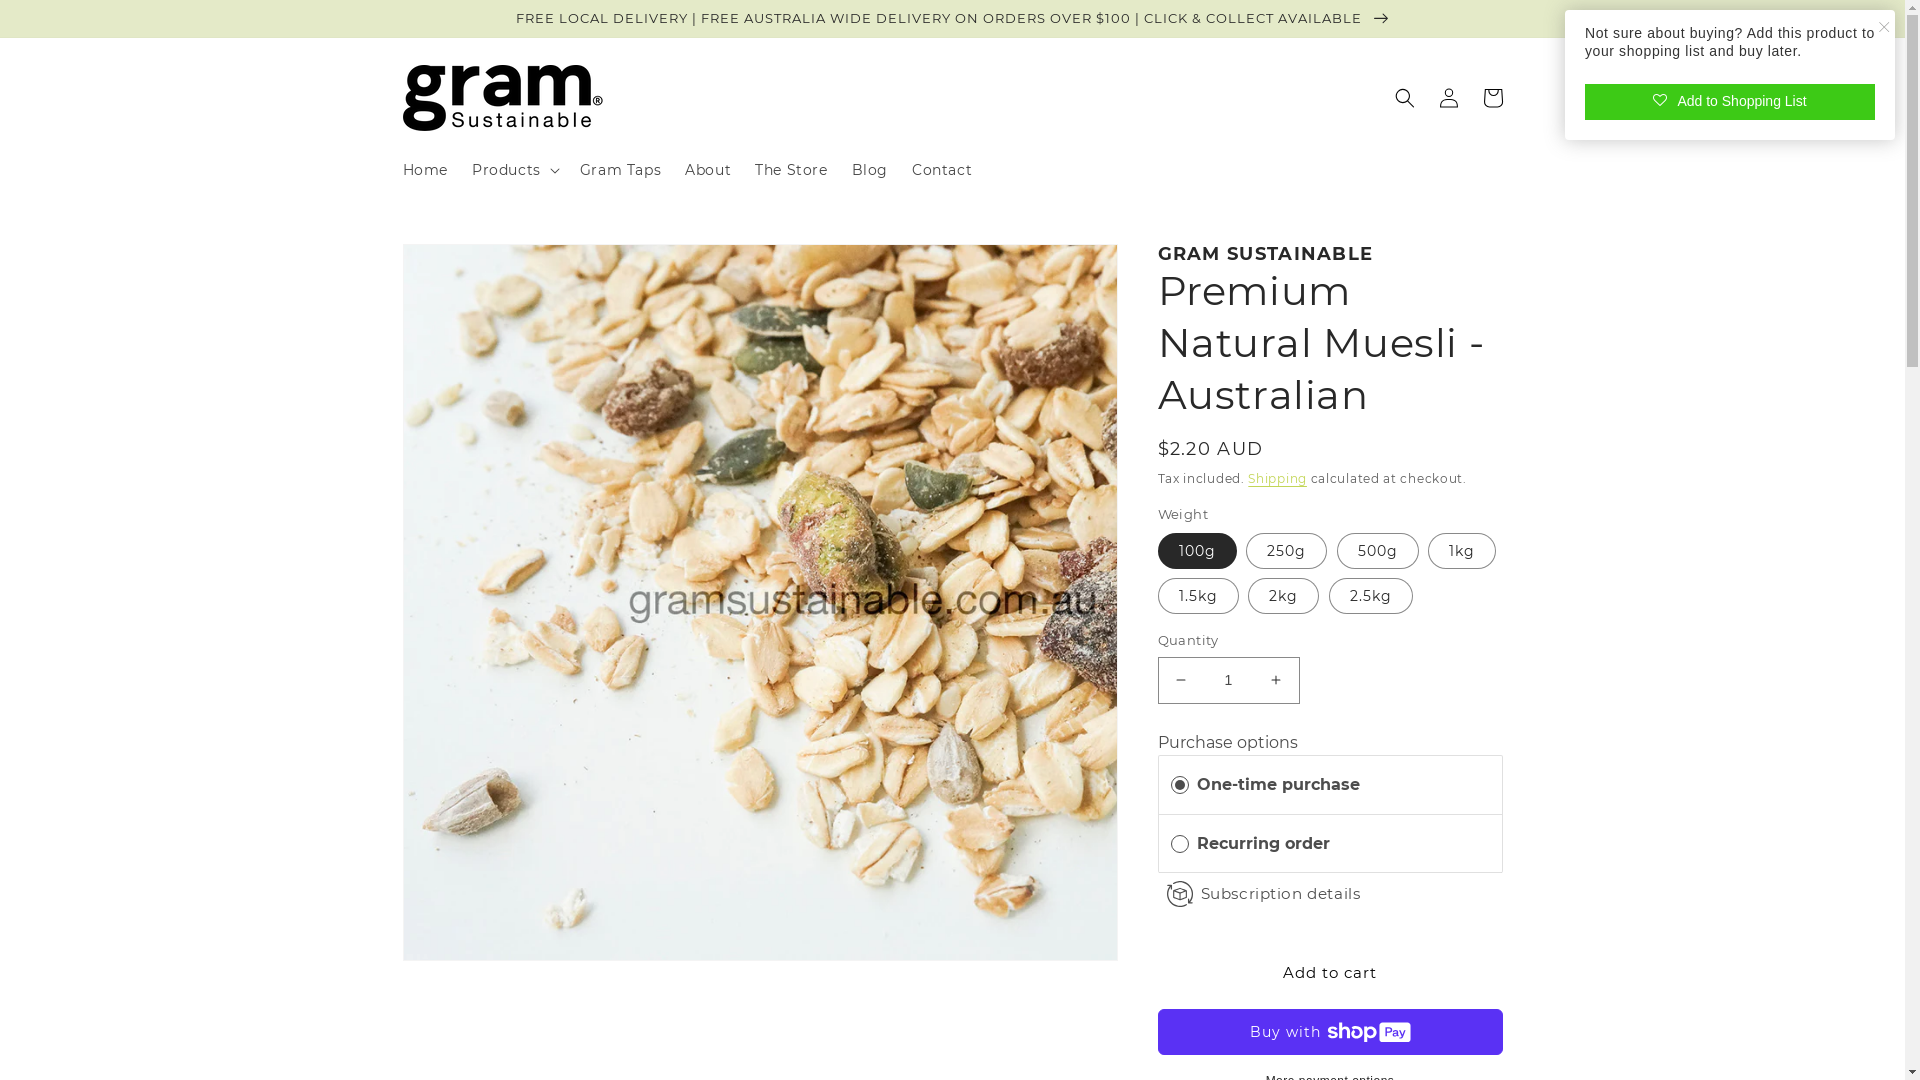 Image resolution: width=1920 pixels, height=1080 pixels. What do you see at coordinates (708, 168) in the screenshot?
I see `'About'` at bounding box center [708, 168].